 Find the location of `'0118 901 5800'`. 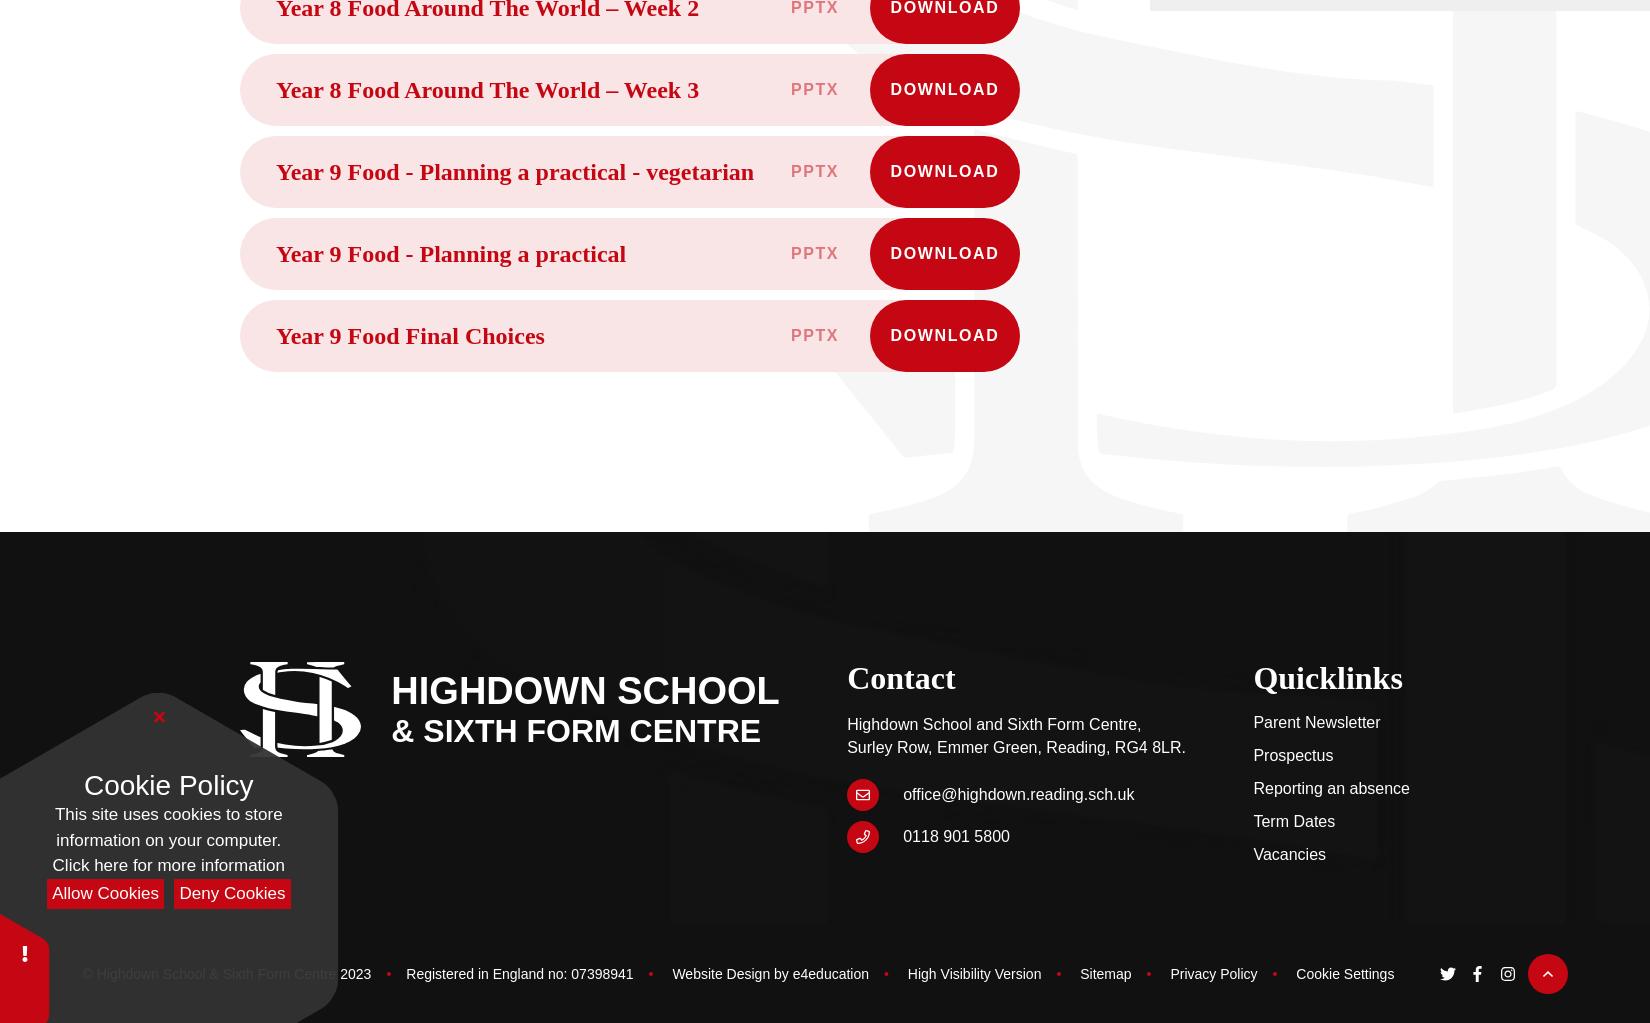

'0118 901 5800' is located at coordinates (903, 835).